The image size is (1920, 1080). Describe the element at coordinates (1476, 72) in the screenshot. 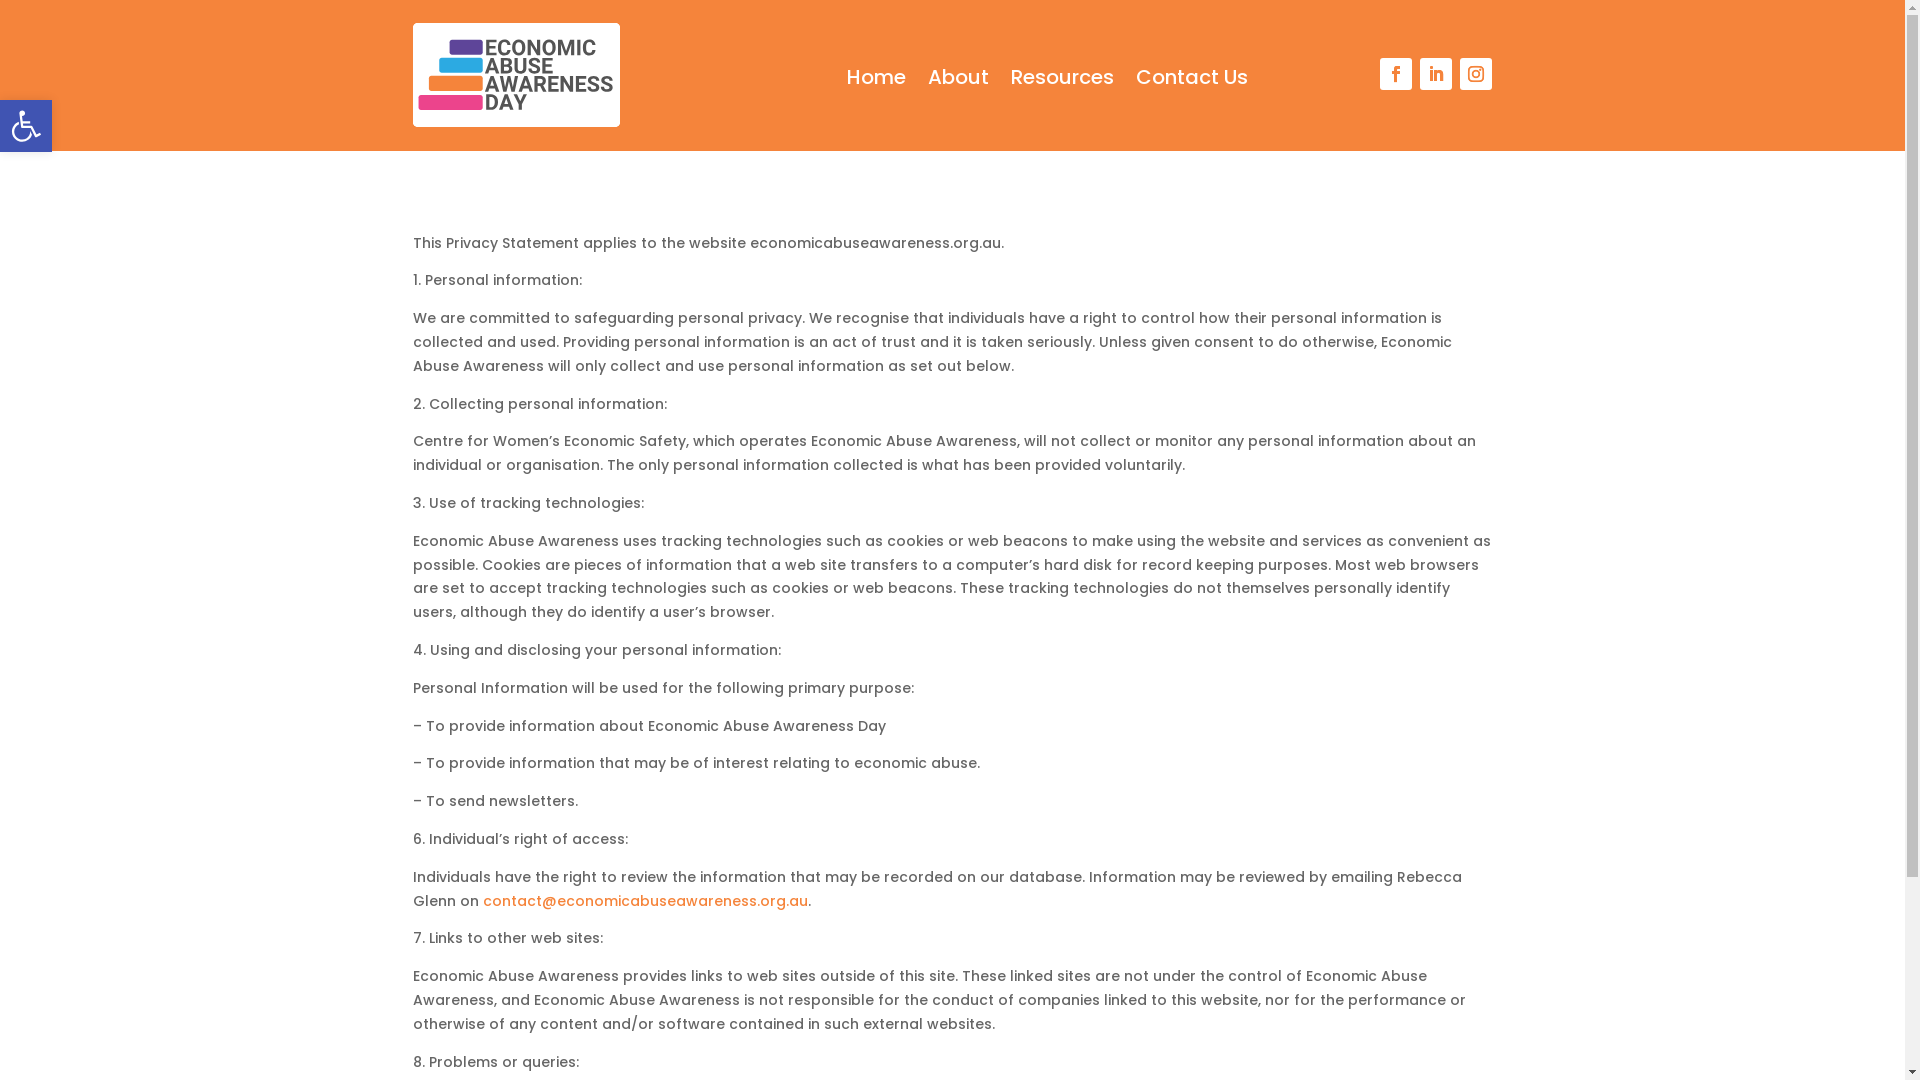

I see `'Follow on Instagram'` at that location.